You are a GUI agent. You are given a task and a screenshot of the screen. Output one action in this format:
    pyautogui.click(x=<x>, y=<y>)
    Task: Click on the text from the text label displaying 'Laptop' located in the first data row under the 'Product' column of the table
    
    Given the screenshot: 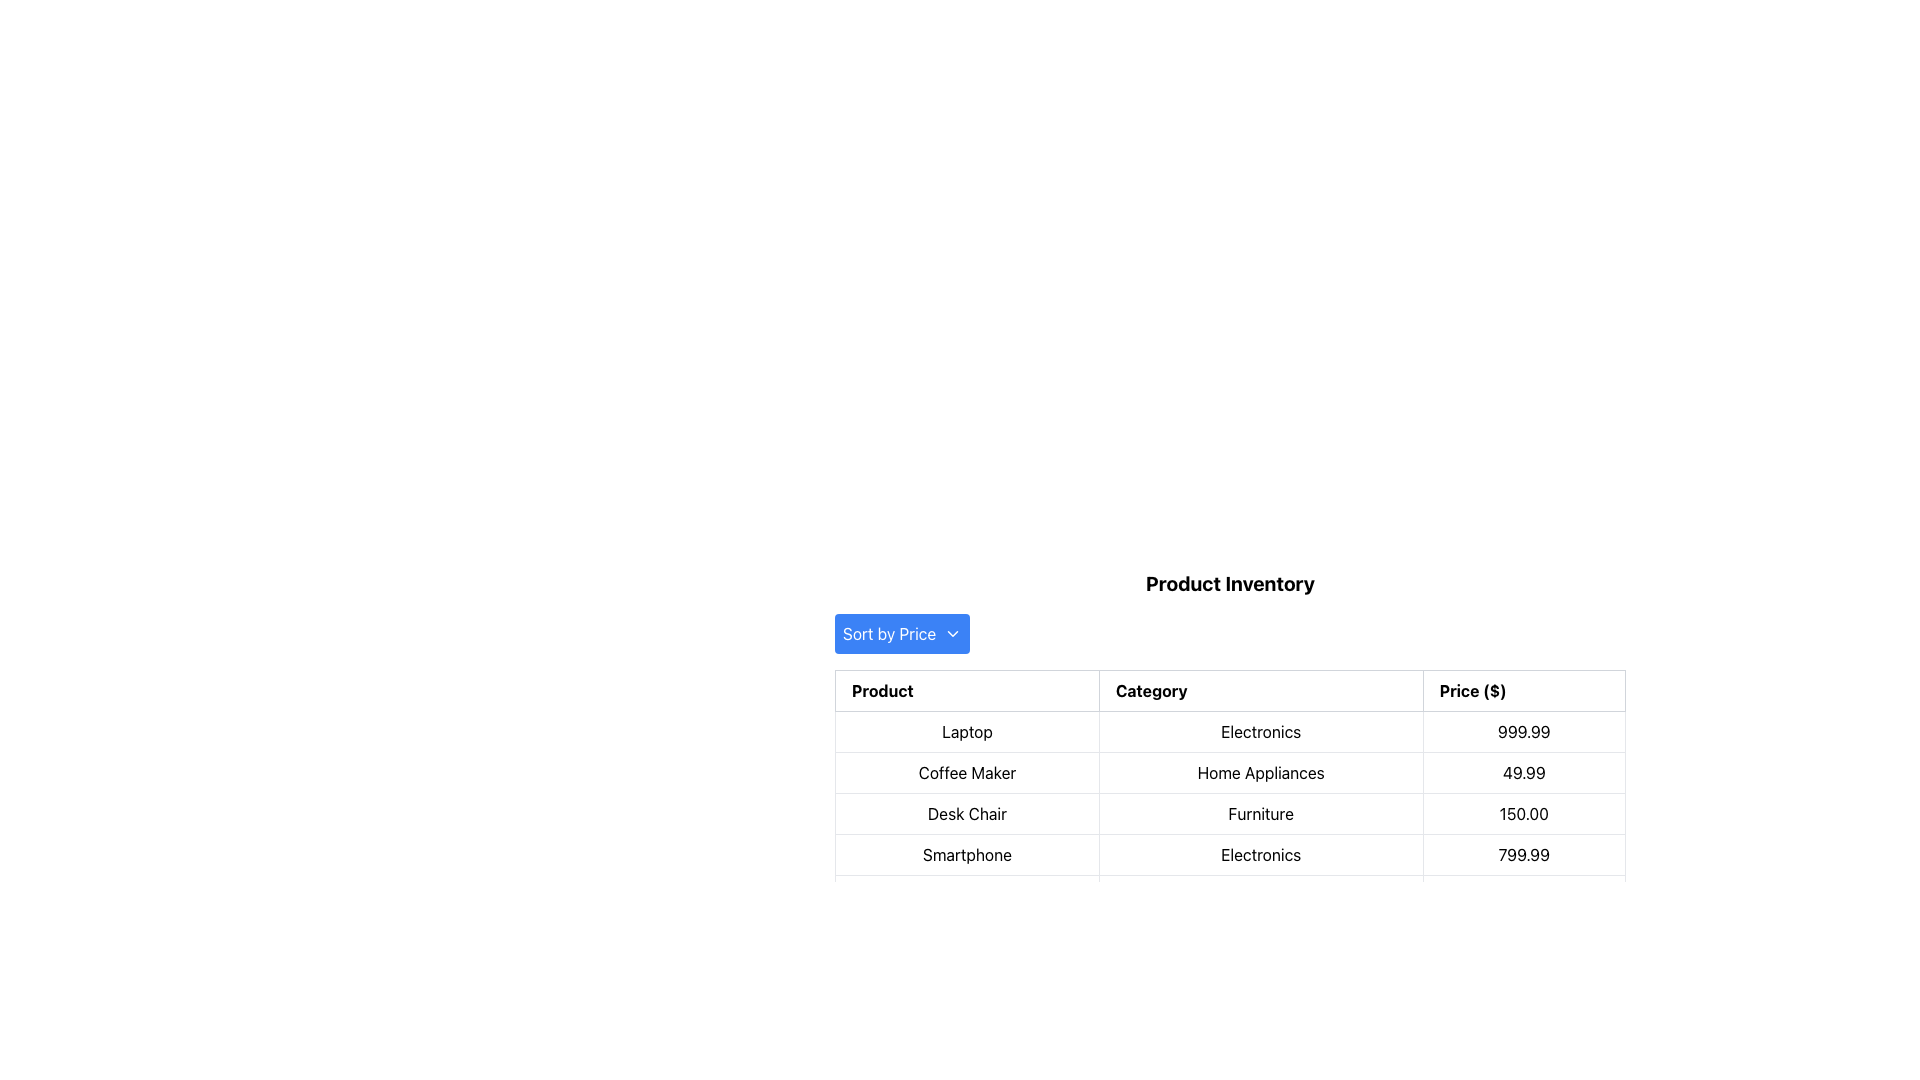 What is the action you would take?
    pyautogui.click(x=967, y=732)
    